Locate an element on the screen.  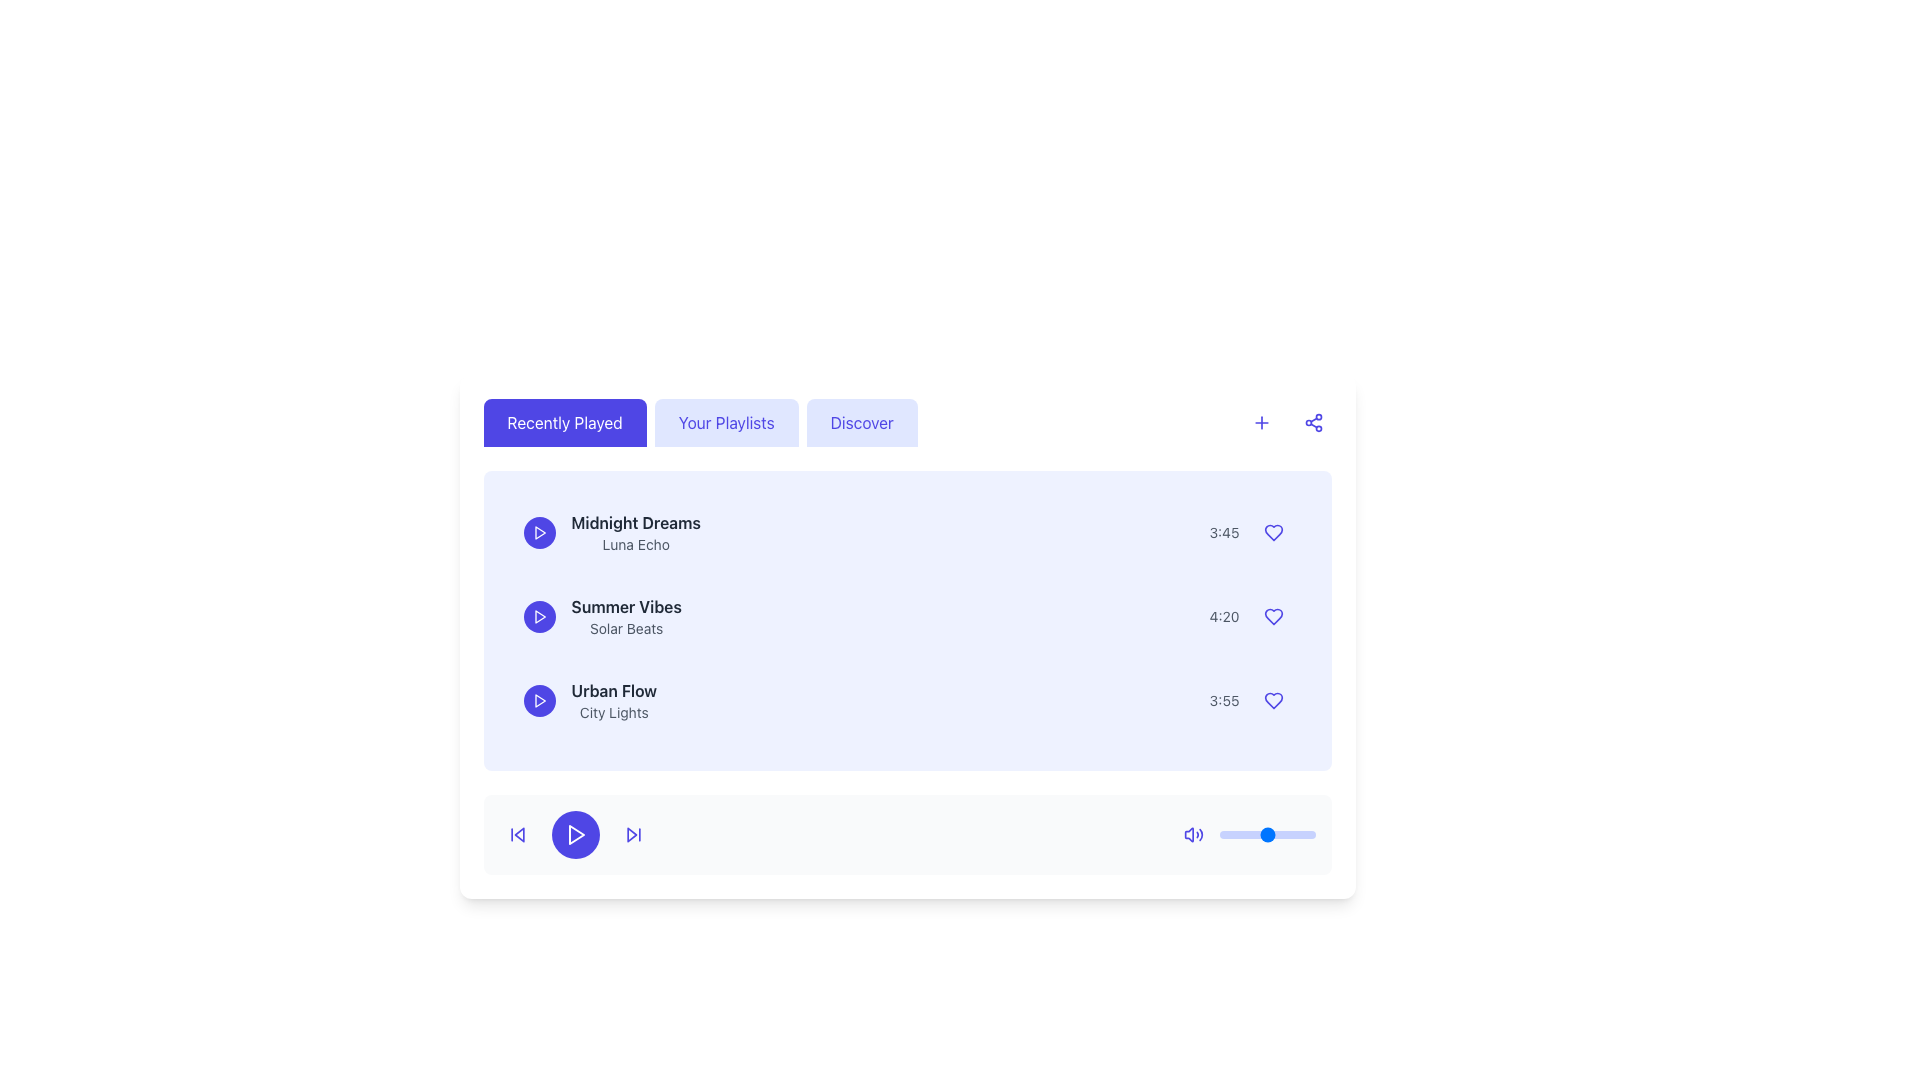
the 'Discover' button, which is the third element in the horizontal navigation bar aligned at the rightmost position is located at coordinates (862, 422).